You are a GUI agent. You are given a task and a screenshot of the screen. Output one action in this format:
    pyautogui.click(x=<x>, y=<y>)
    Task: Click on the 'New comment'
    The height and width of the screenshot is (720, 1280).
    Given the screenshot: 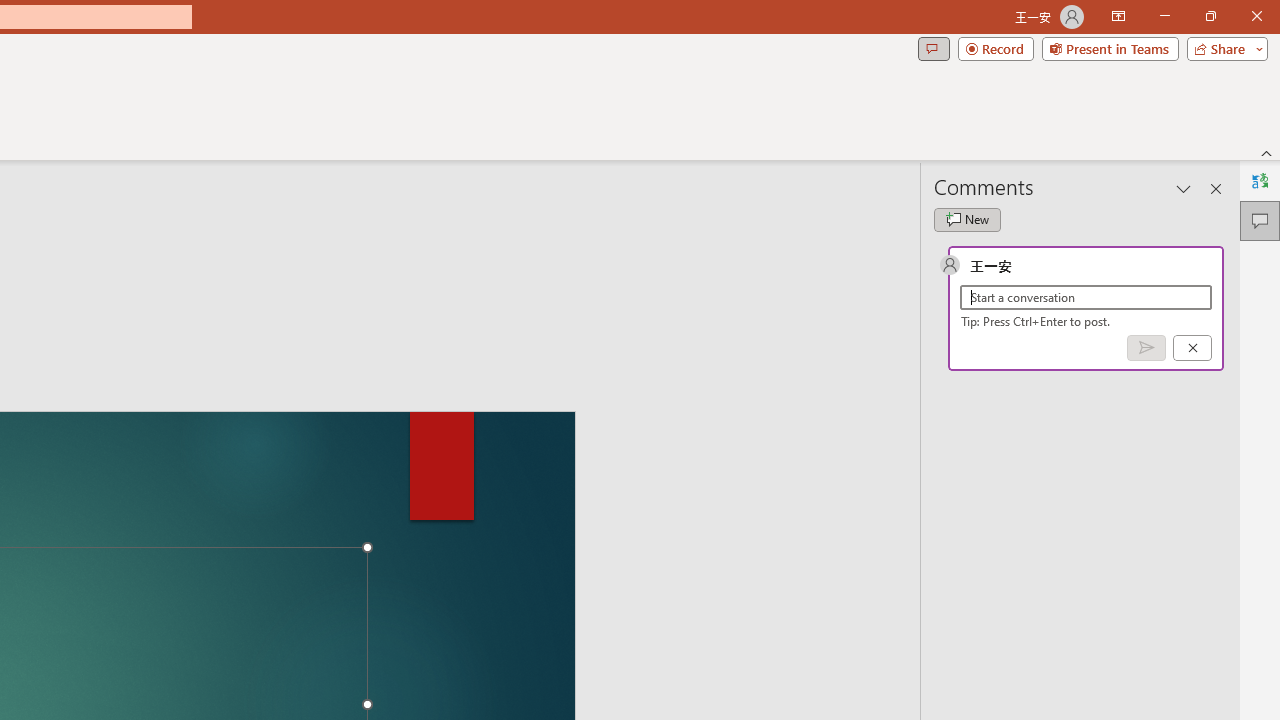 What is the action you would take?
    pyautogui.click(x=967, y=219)
    